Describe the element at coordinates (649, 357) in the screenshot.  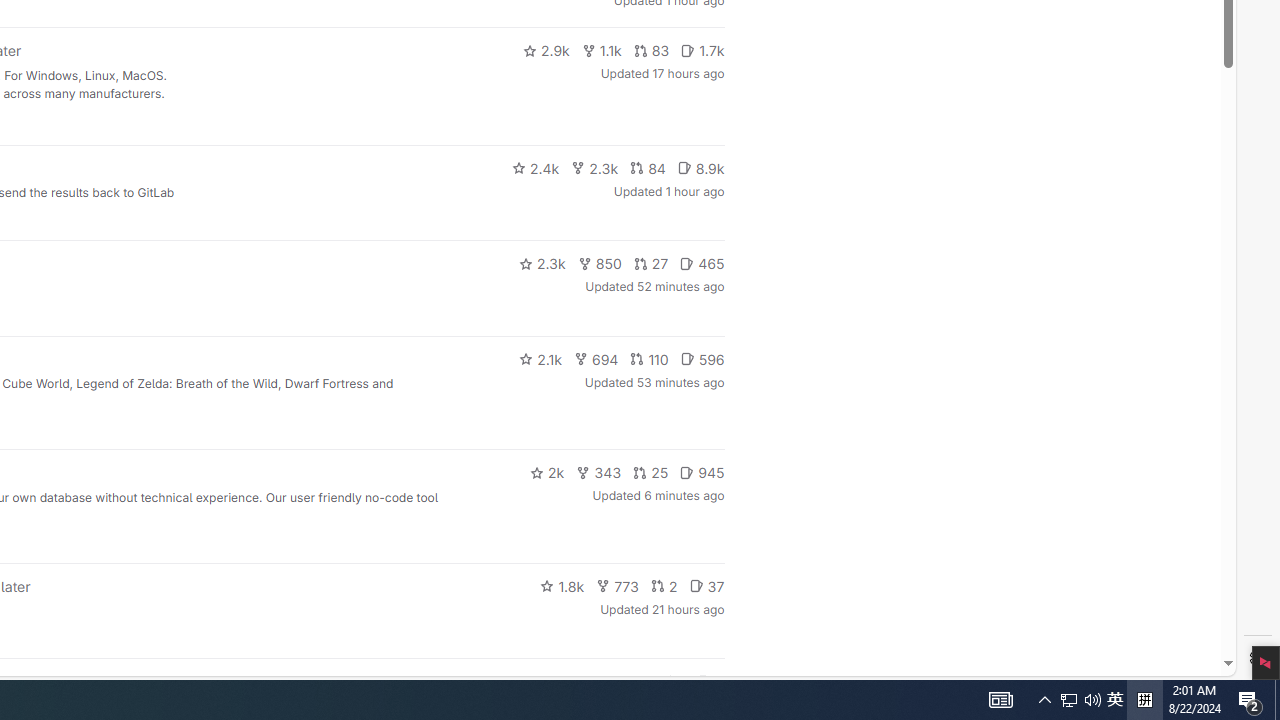
I see `'110'` at that location.